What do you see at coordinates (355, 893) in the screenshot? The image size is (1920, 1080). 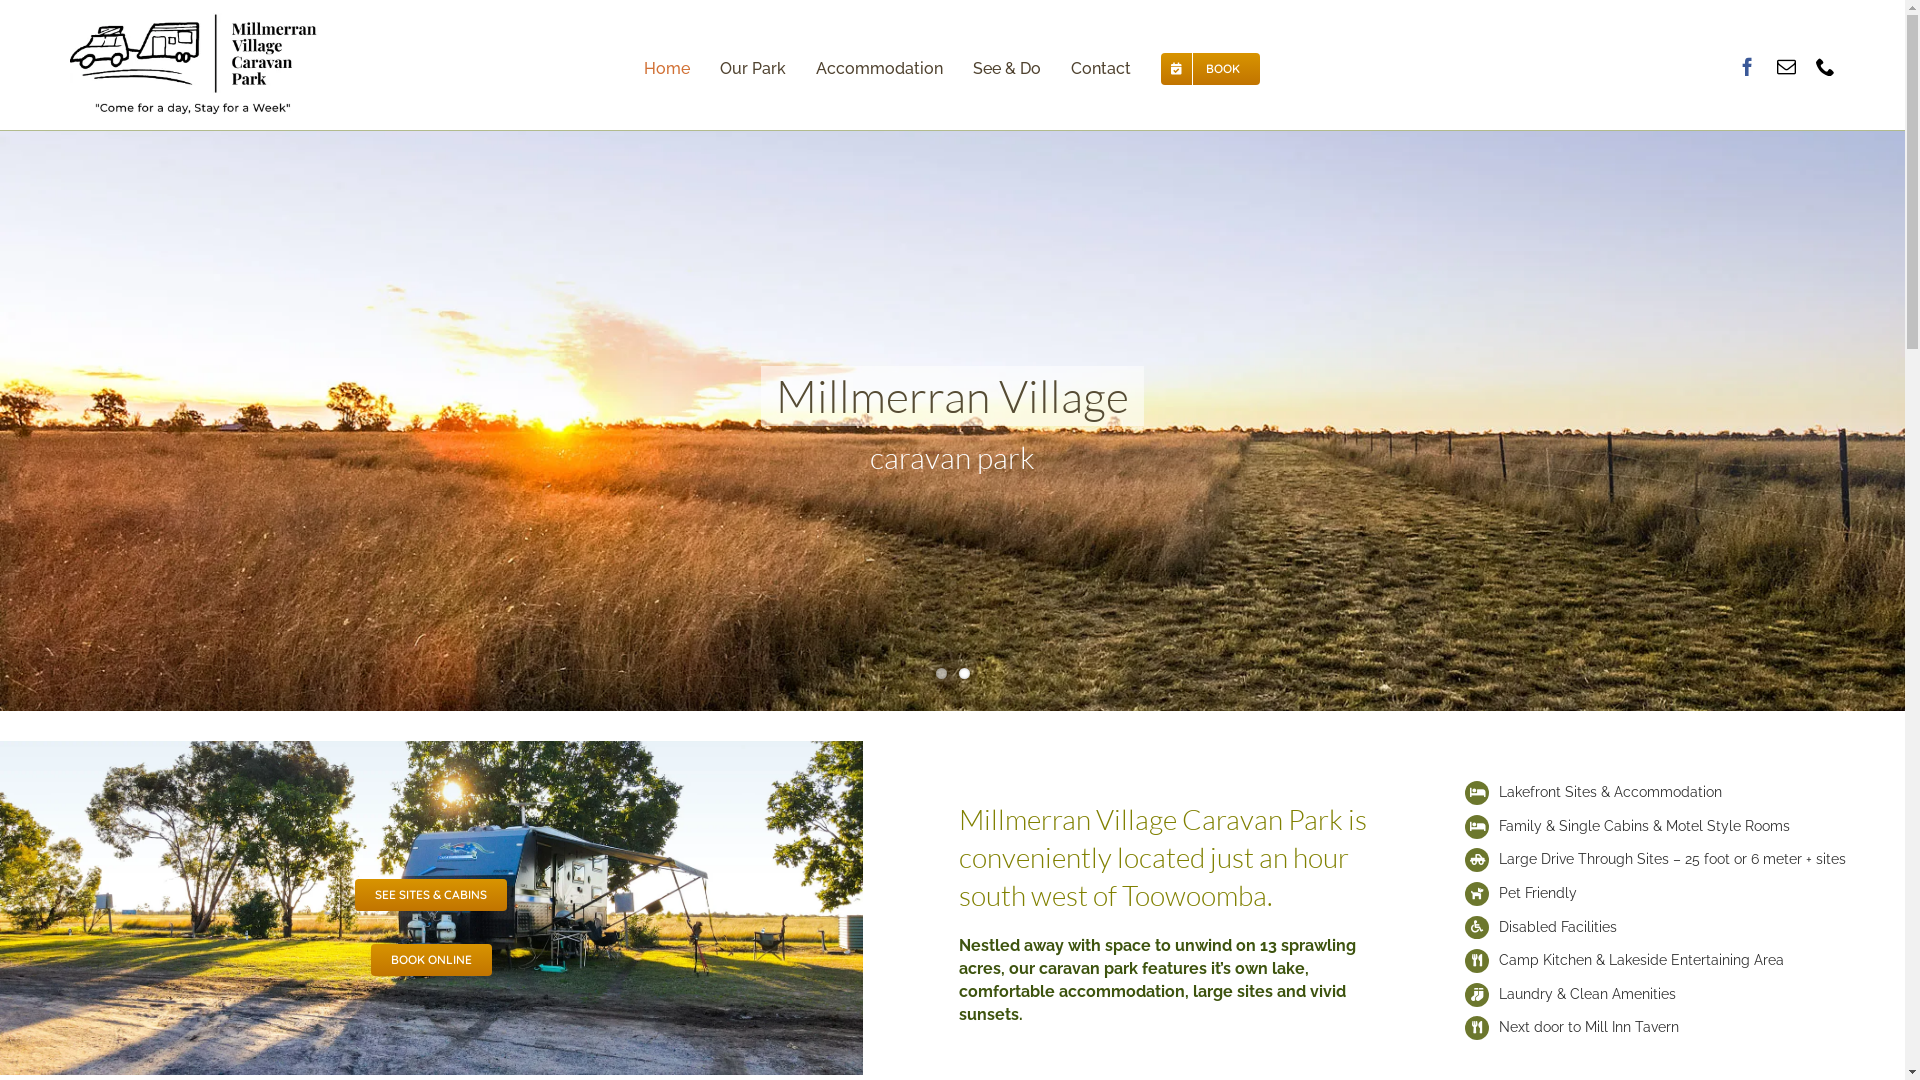 I see `'SEE SITES & CABINS'` at bounding box center [355, 893].